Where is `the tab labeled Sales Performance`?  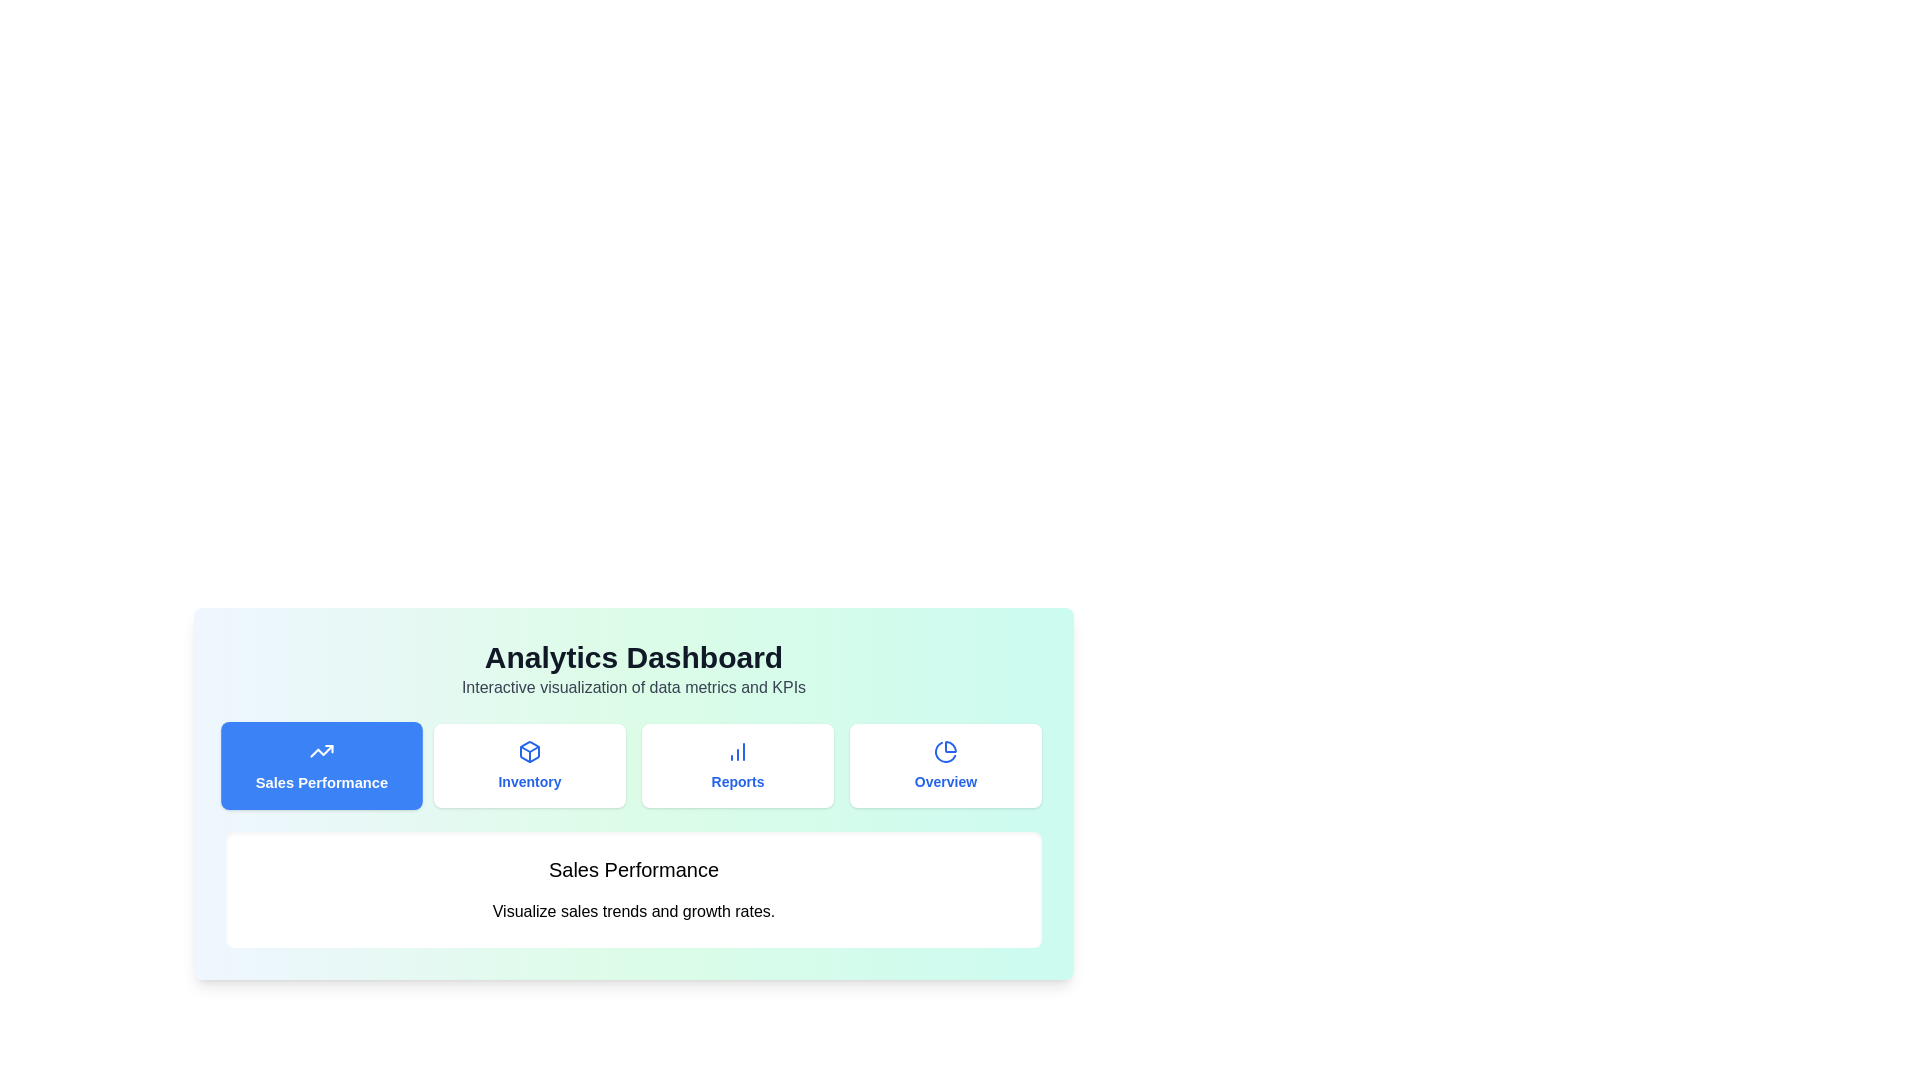 the tab labeled Sales Performance is located at coordinates (321, 765).